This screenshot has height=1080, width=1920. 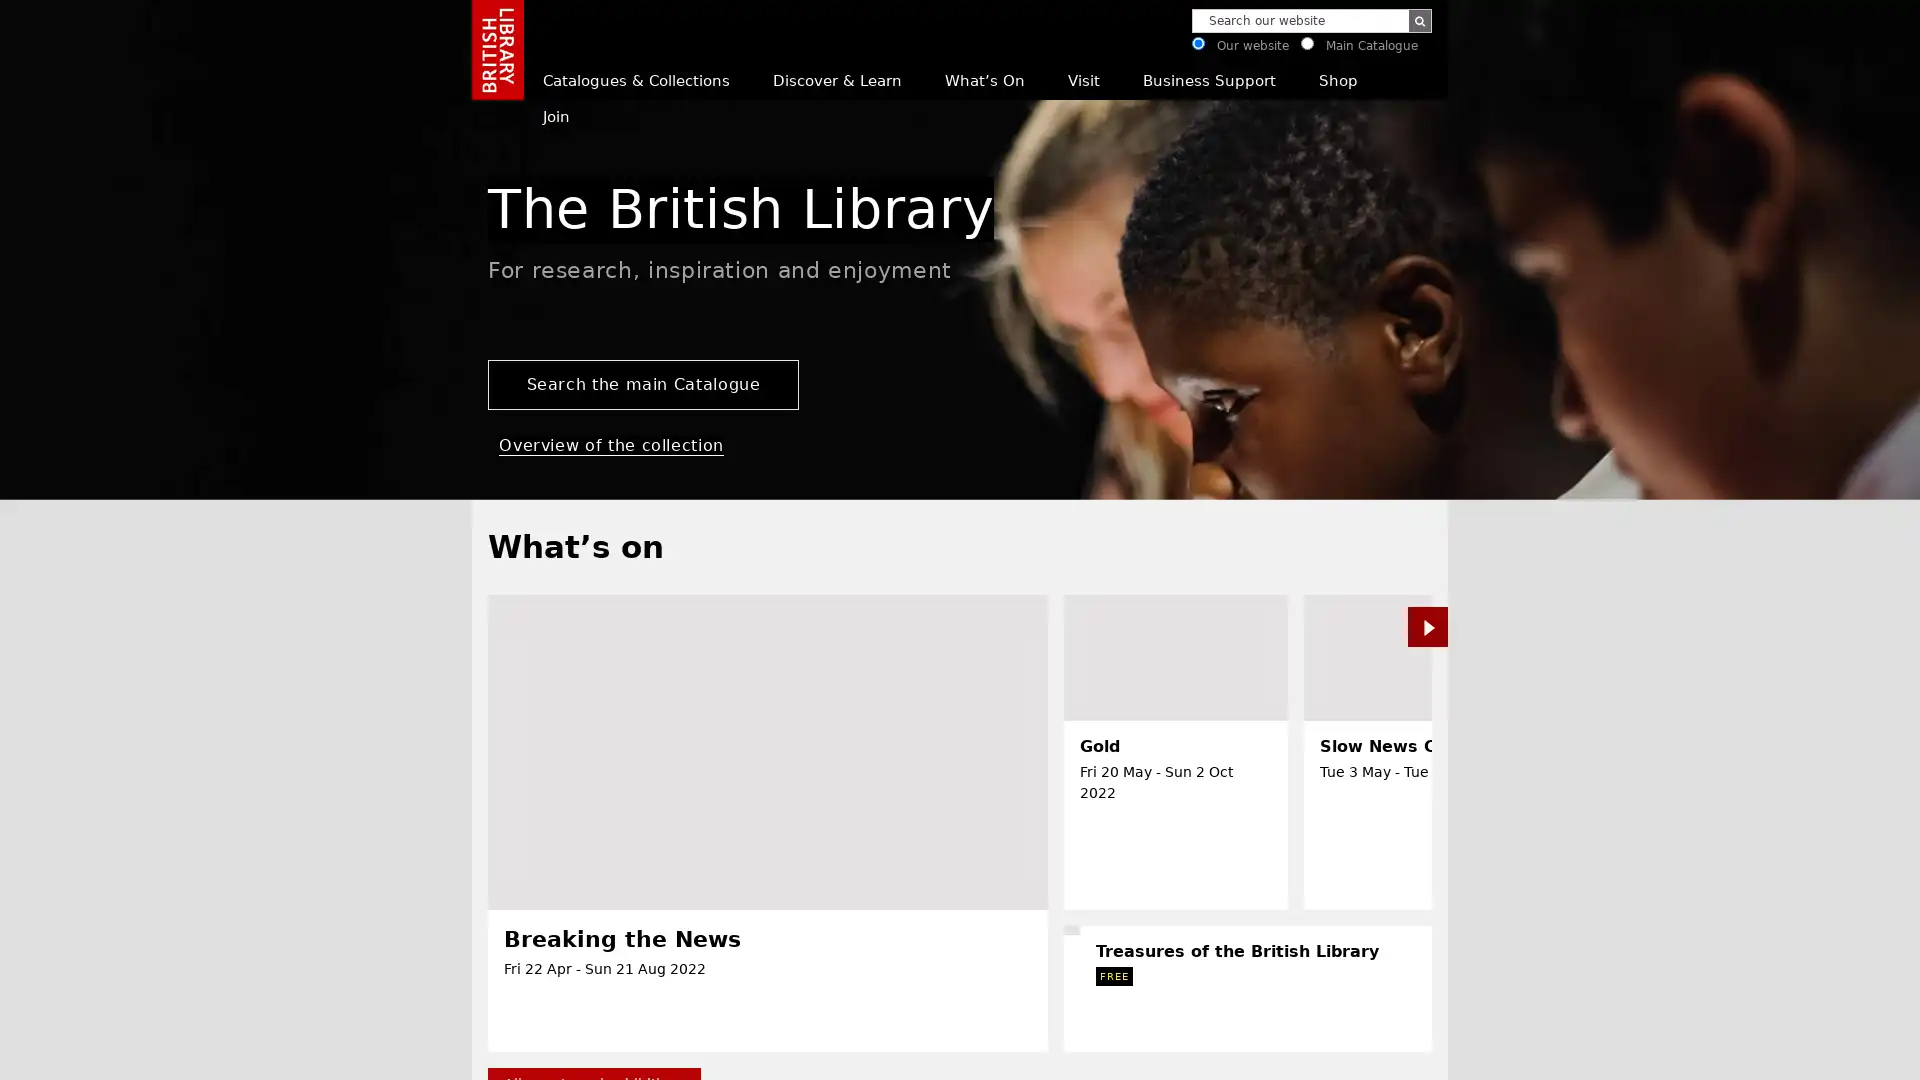 I want to click on Next, so click(x=1776, y=1051).